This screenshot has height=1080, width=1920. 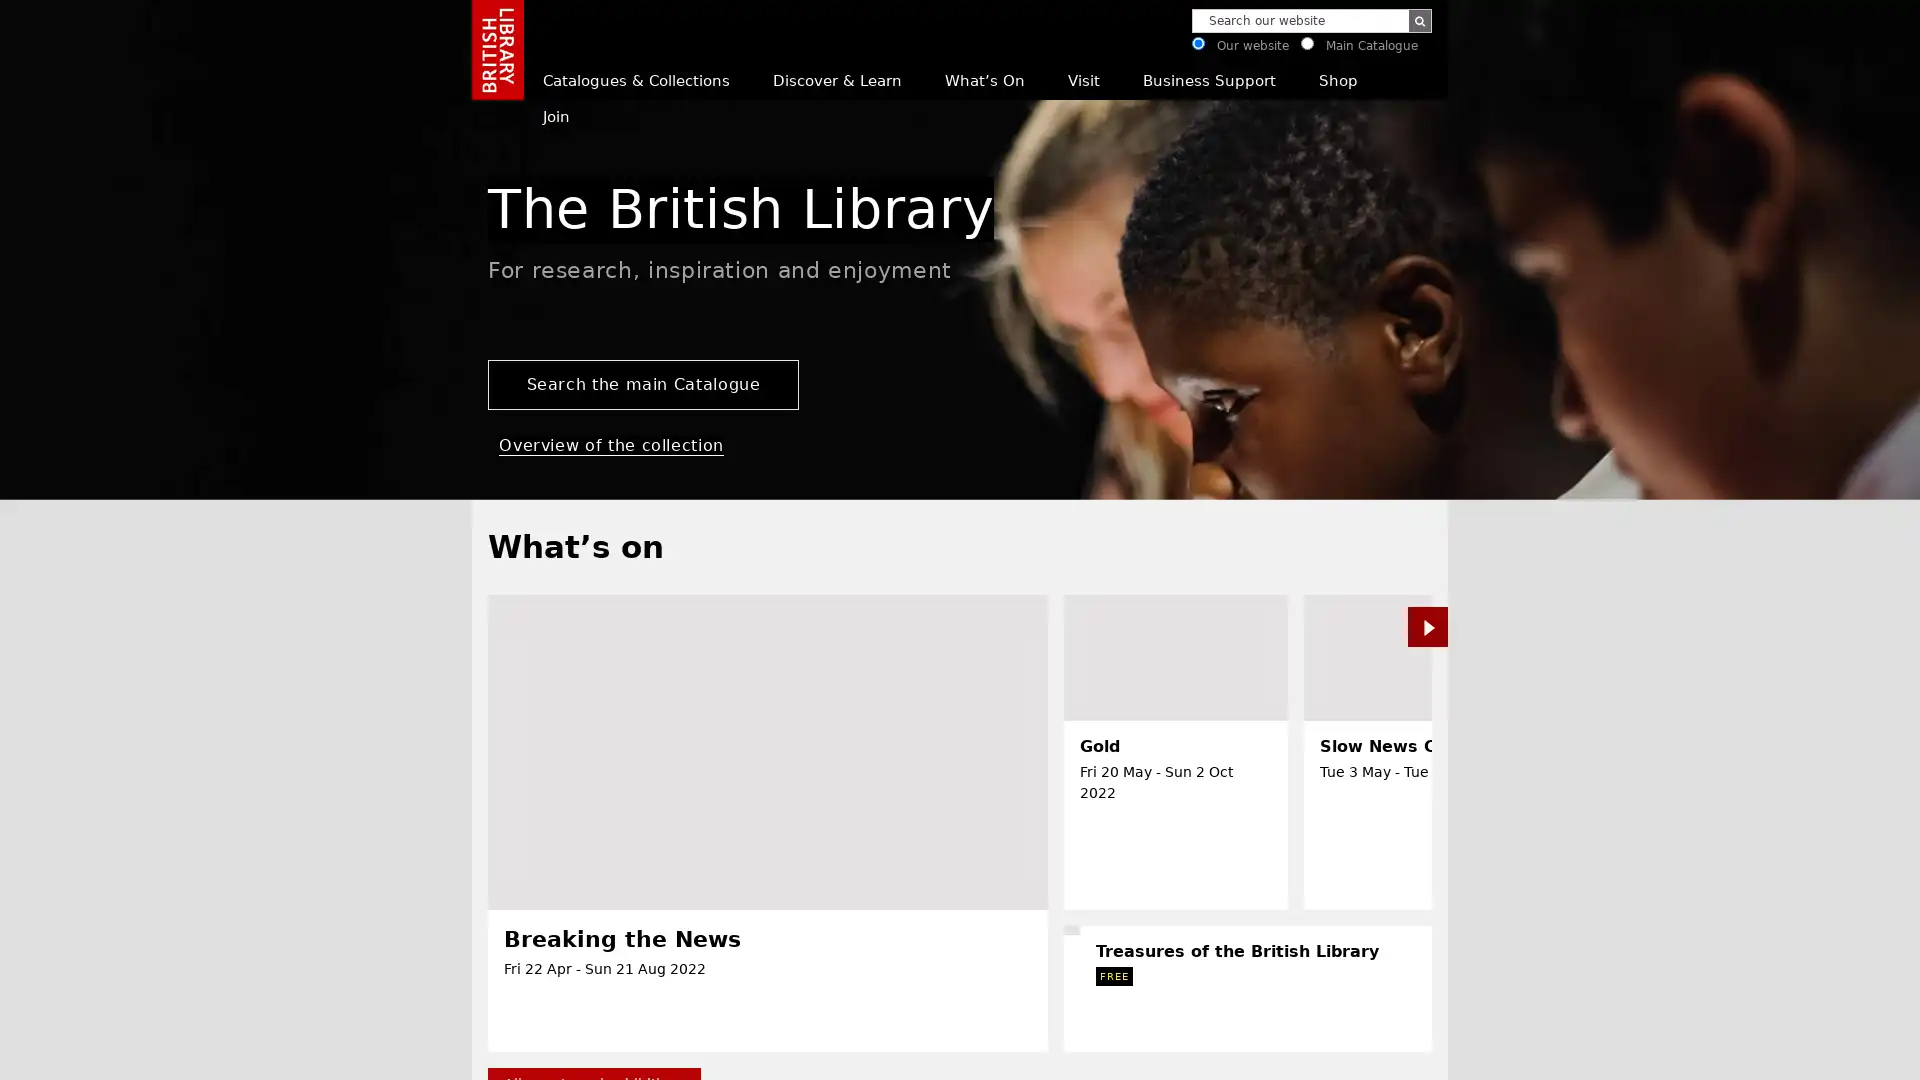 I want to click on Next, so click(x=1776, y=1051).